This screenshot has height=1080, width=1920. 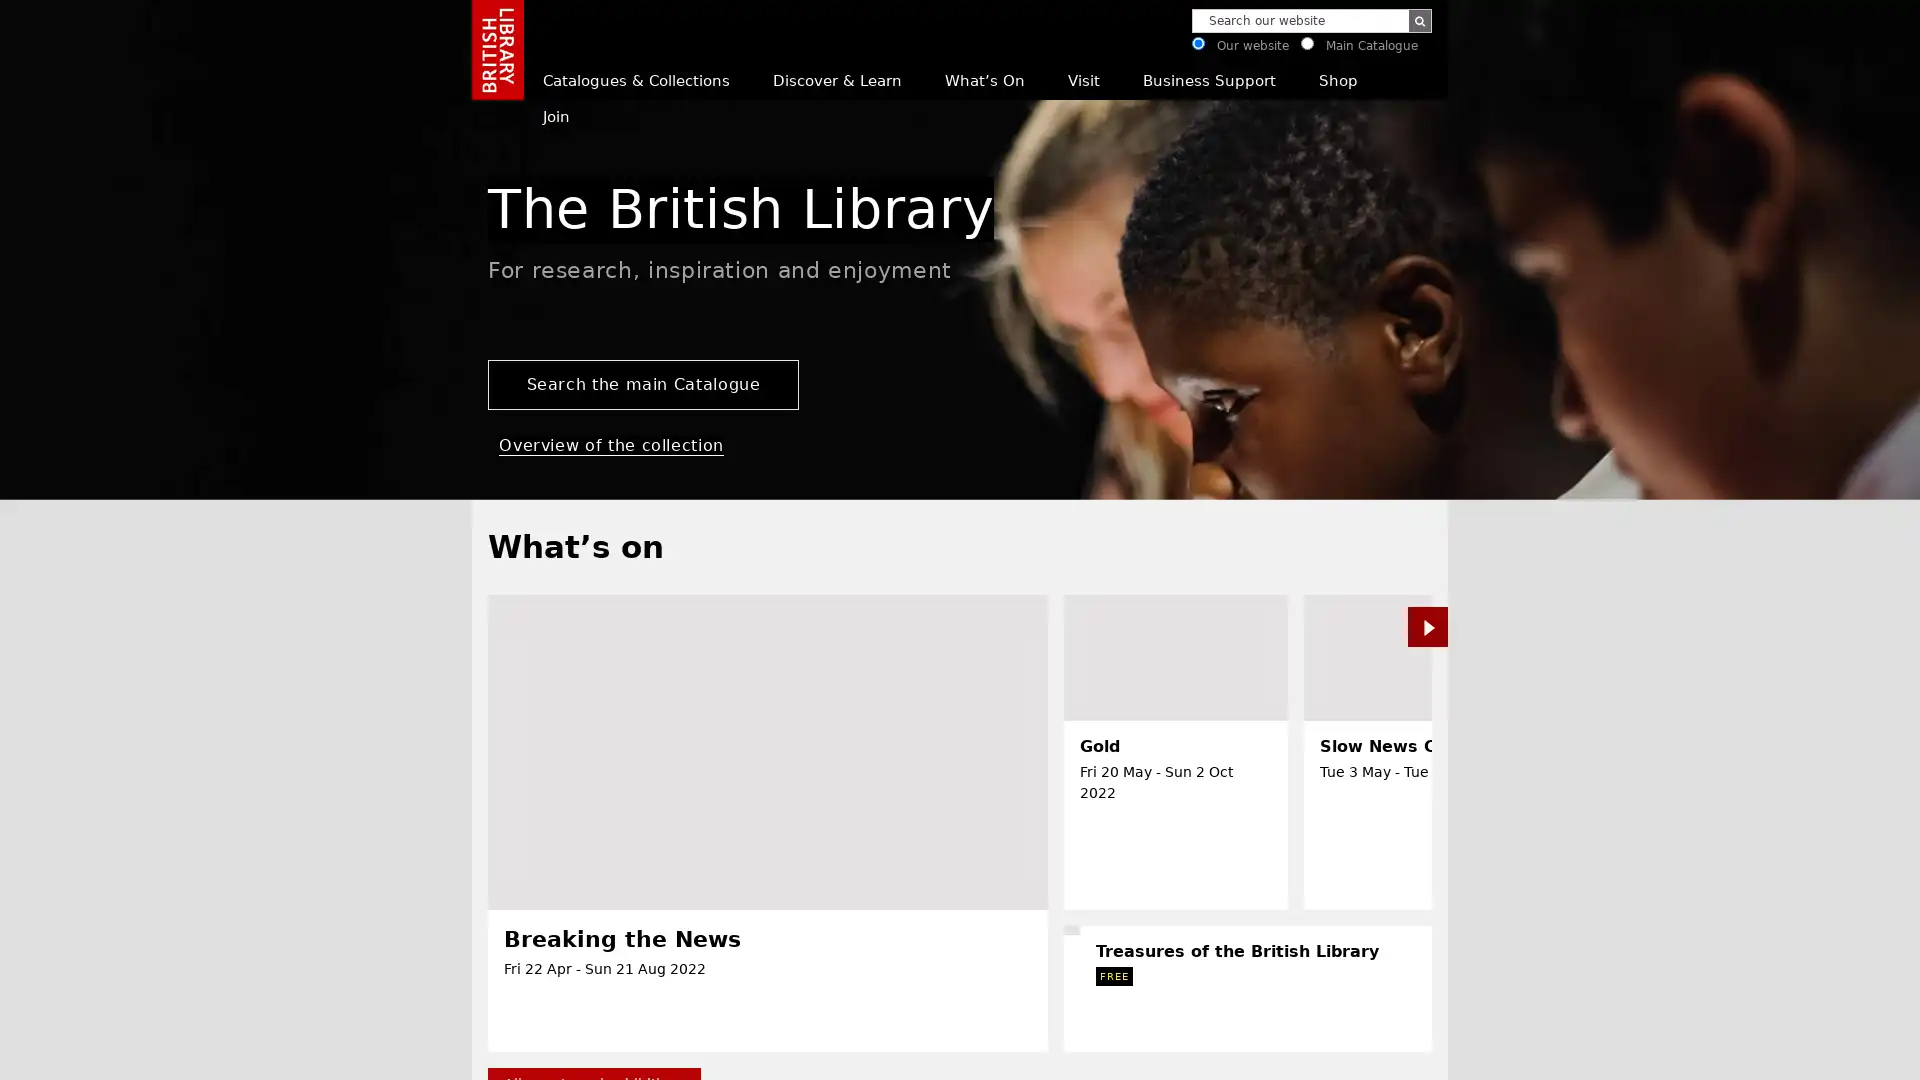 I want to click on Next, so click(x=1776, y=1051).